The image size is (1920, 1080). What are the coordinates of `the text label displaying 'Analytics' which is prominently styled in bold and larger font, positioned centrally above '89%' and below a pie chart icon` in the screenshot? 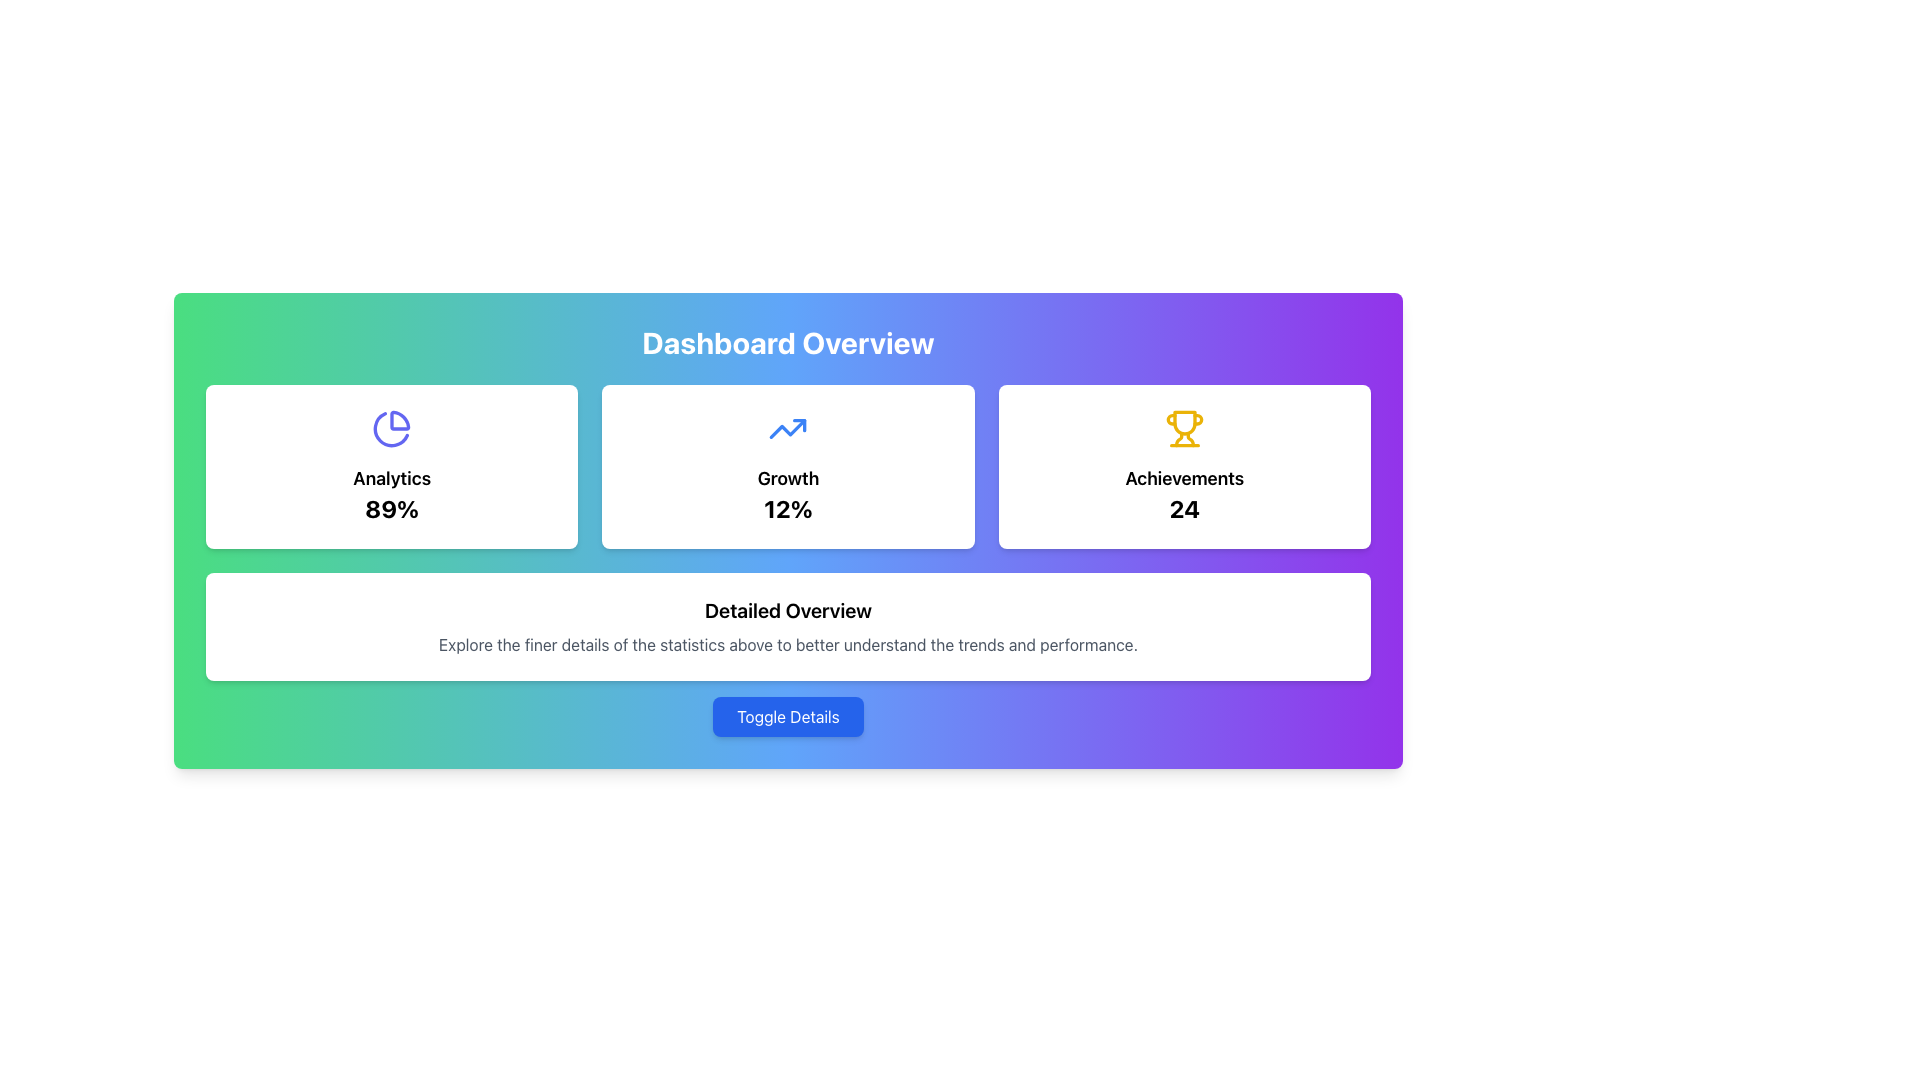 It's located at (392, 478).